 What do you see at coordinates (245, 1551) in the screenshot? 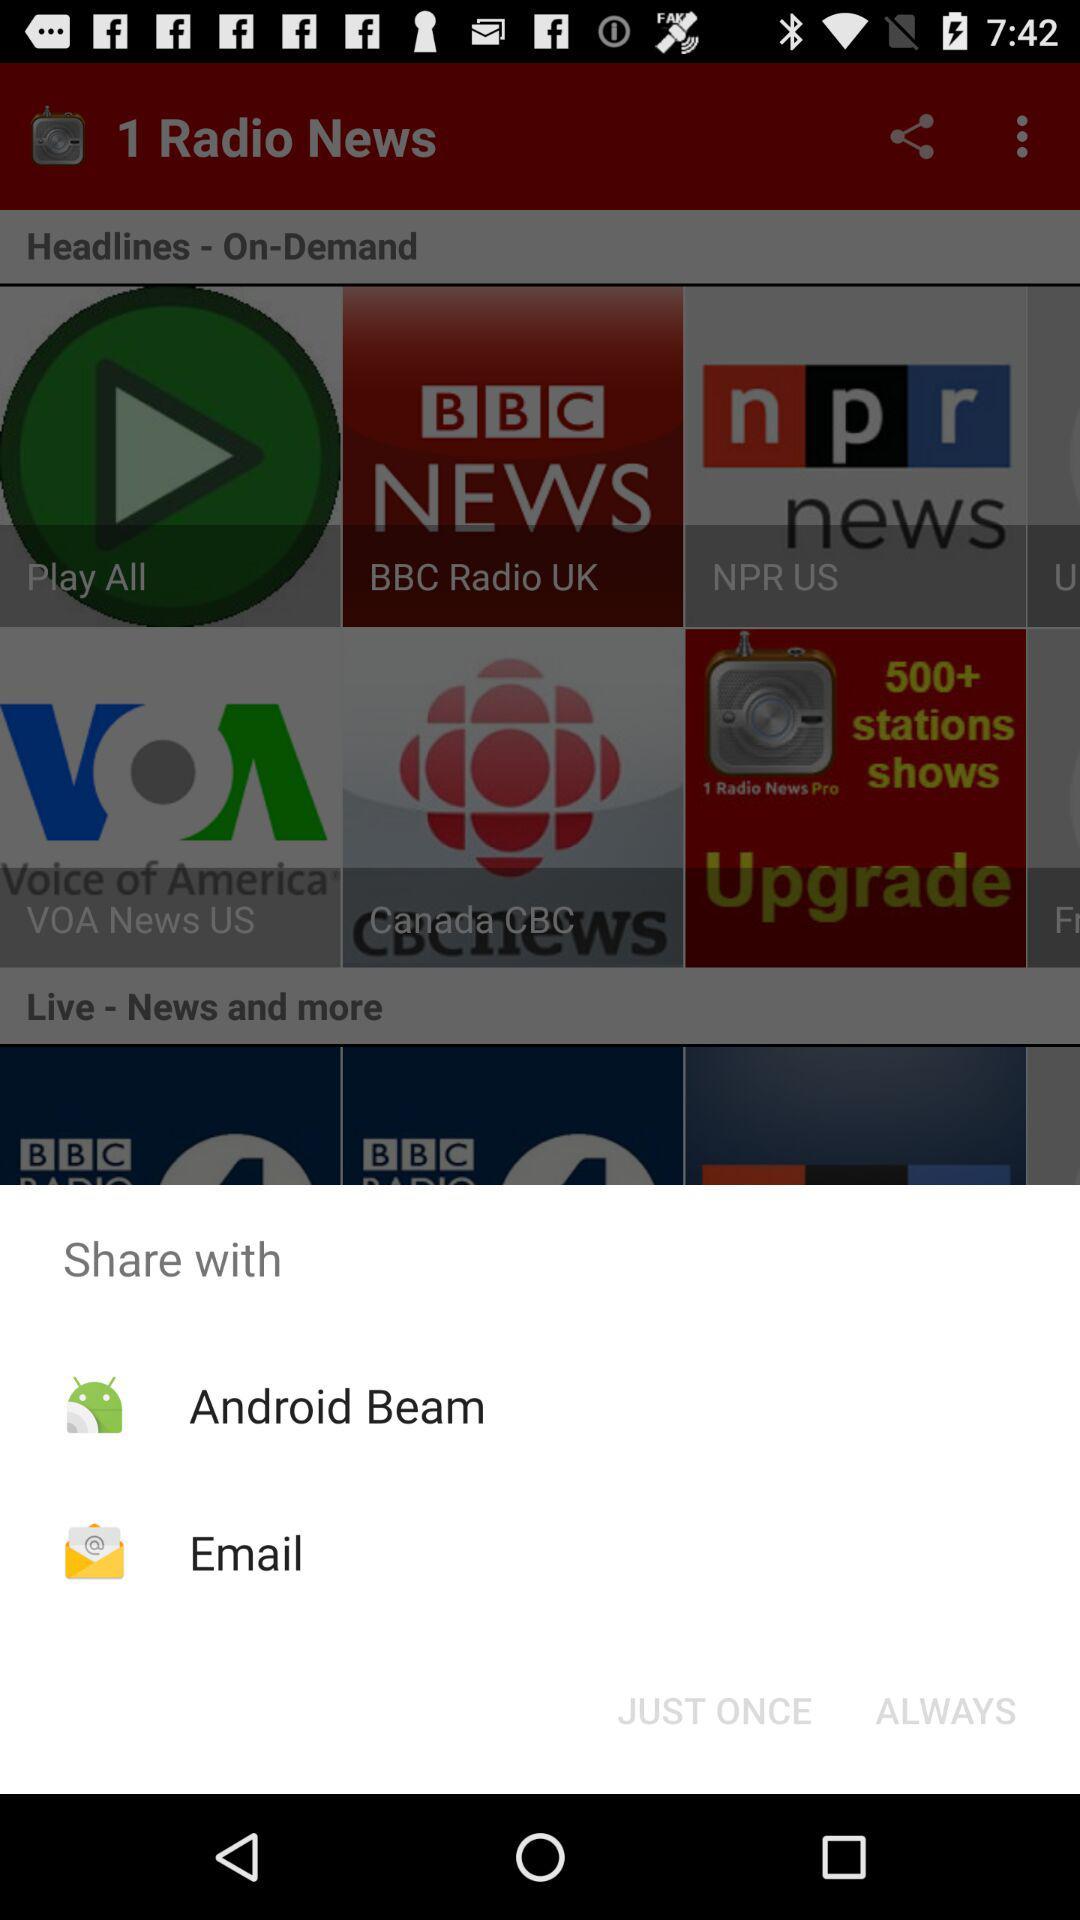
I see `the icon below the android beam item` at bounding box center [245, 1551].